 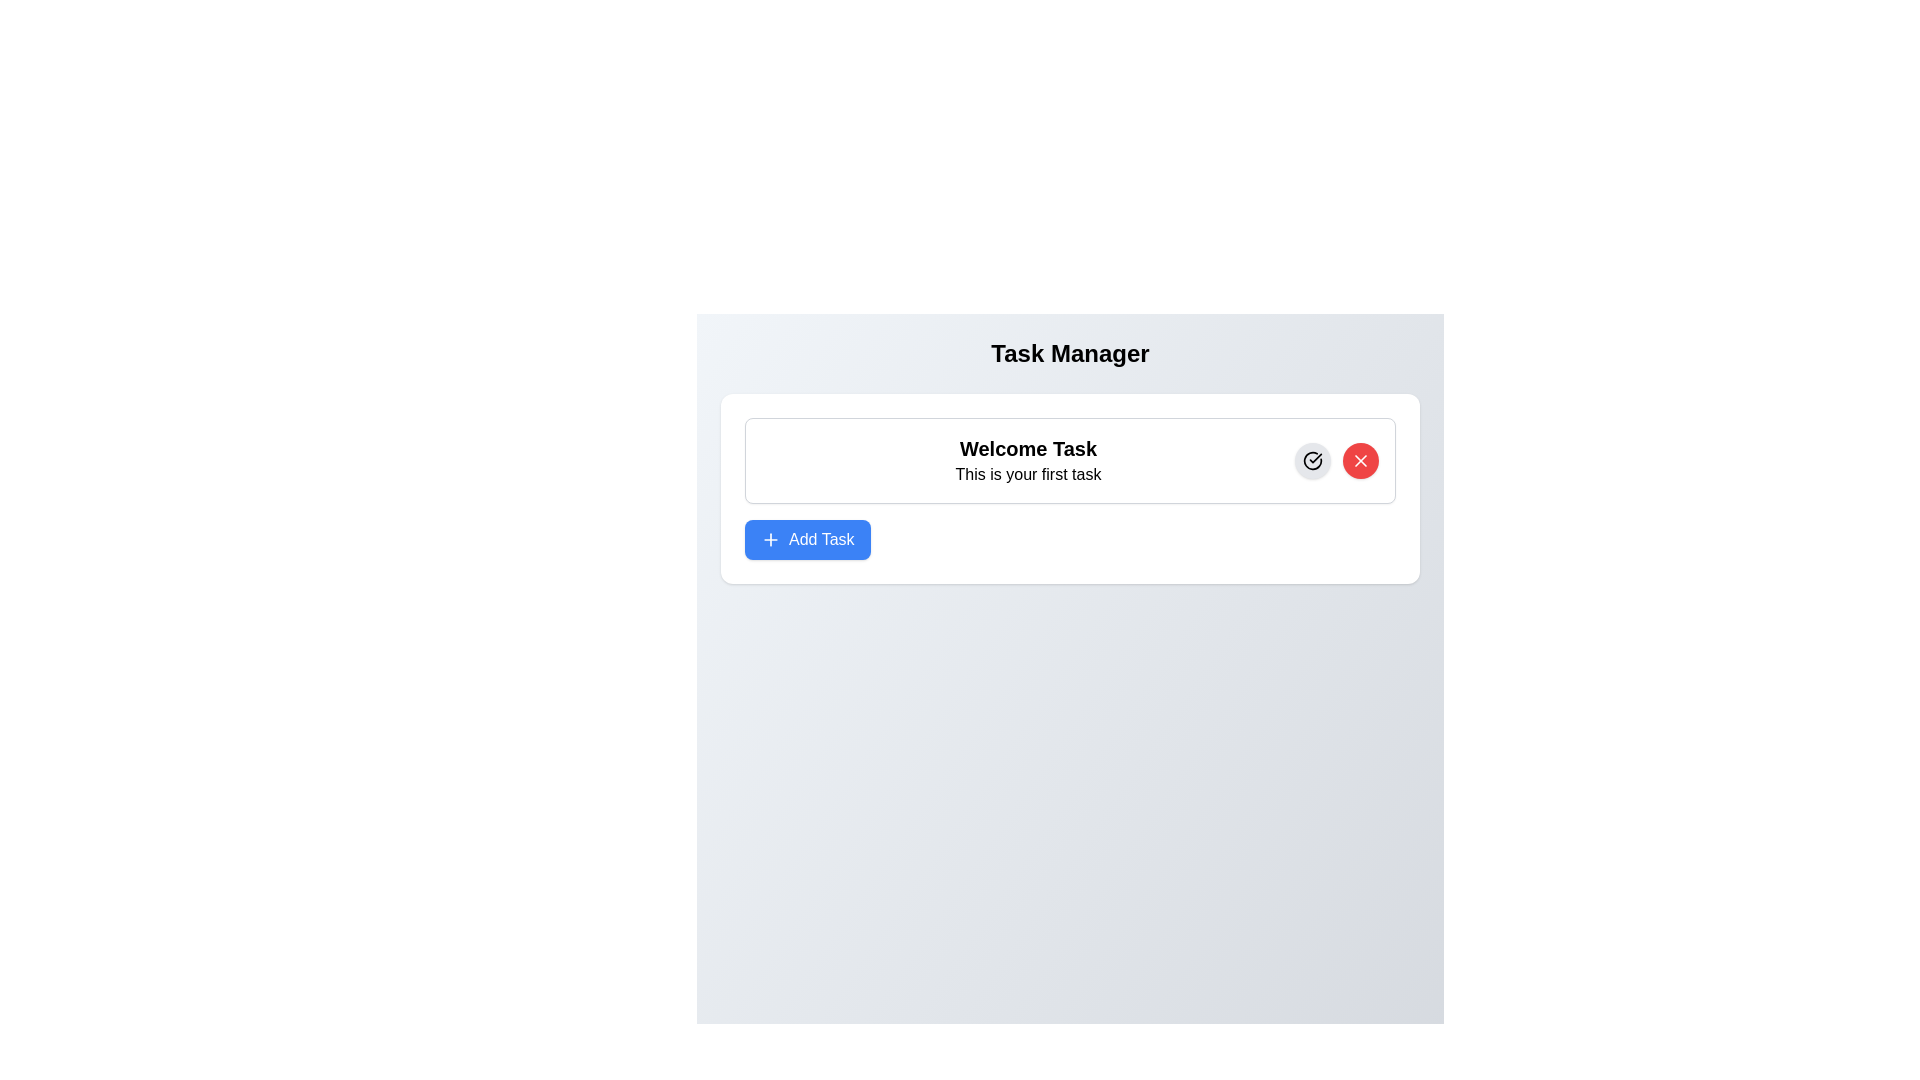 I want to click on the delete button located in the top-right corner of the task item component in the task manager interface, so click(x=1360, y=461).